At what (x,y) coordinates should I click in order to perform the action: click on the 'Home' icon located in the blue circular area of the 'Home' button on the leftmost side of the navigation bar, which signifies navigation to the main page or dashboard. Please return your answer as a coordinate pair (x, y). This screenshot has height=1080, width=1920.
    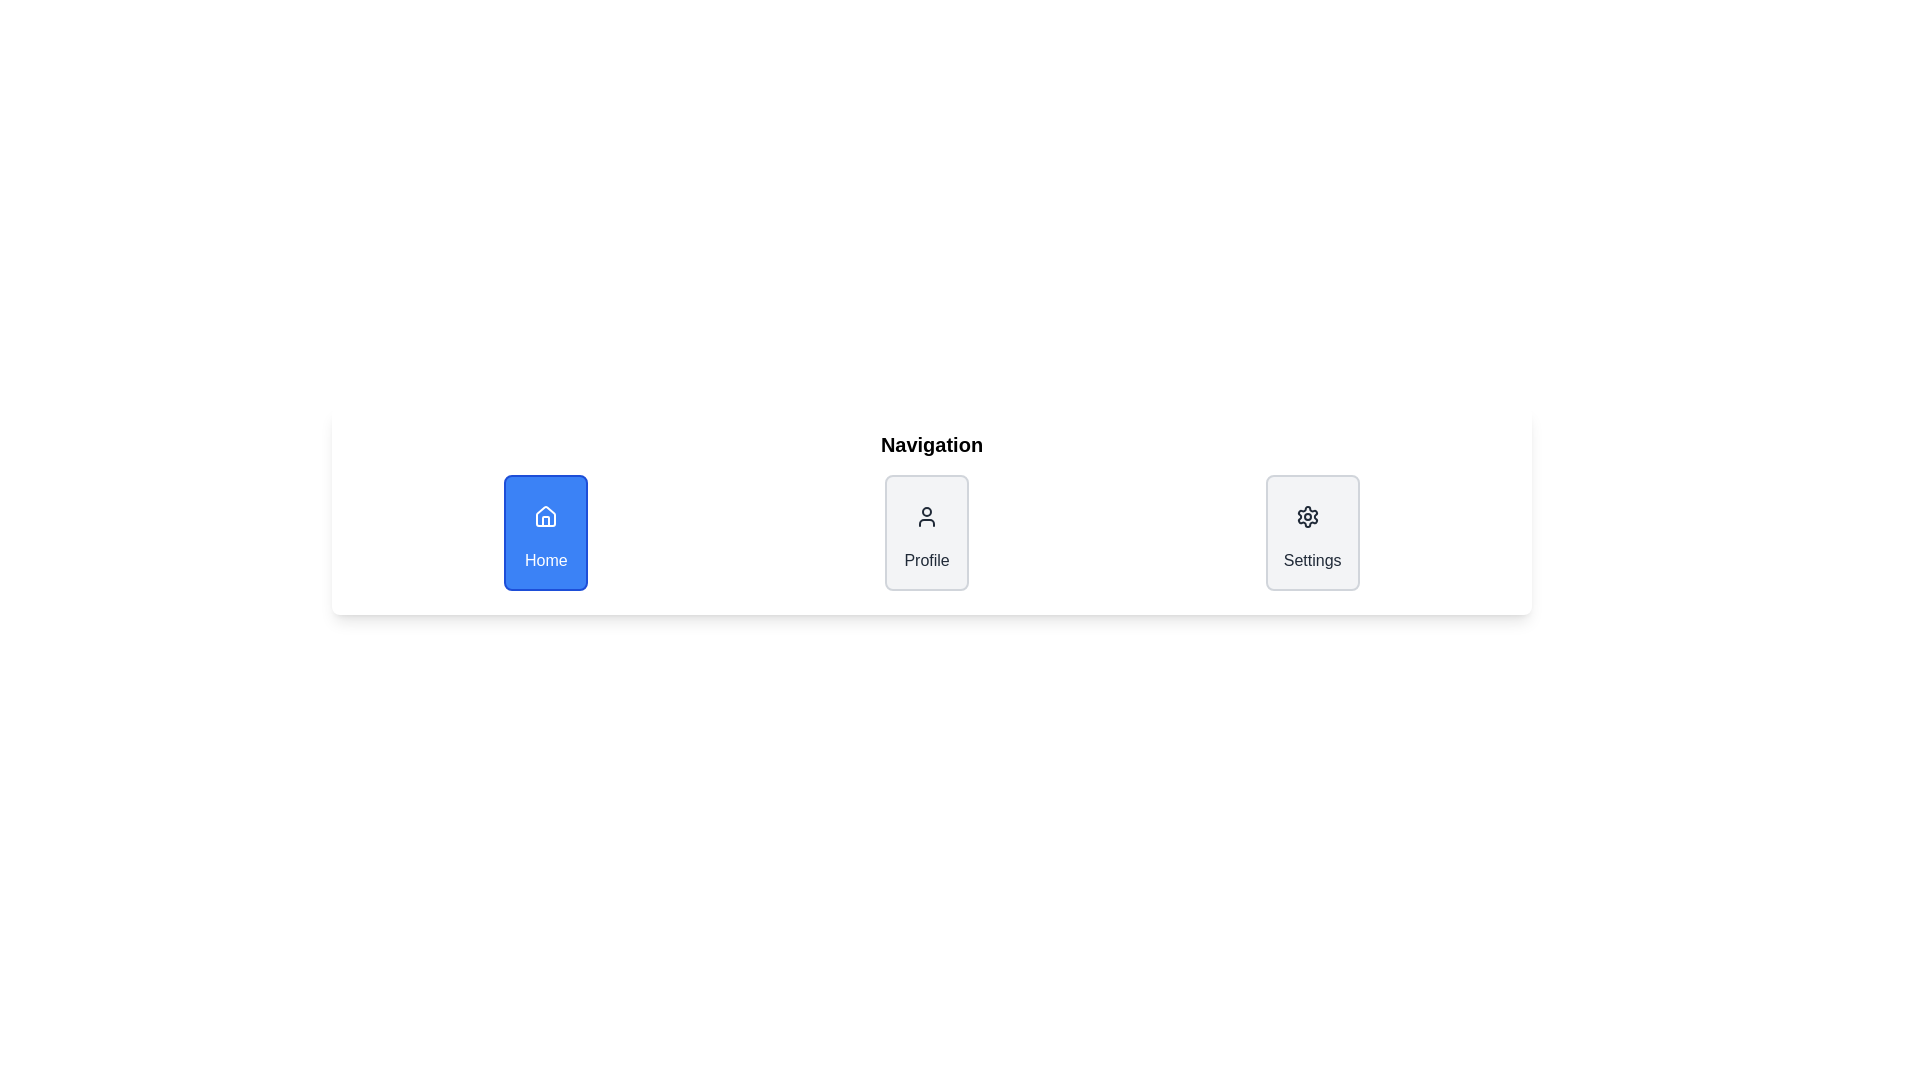
    Looking at the image, I should click on (546, 515).